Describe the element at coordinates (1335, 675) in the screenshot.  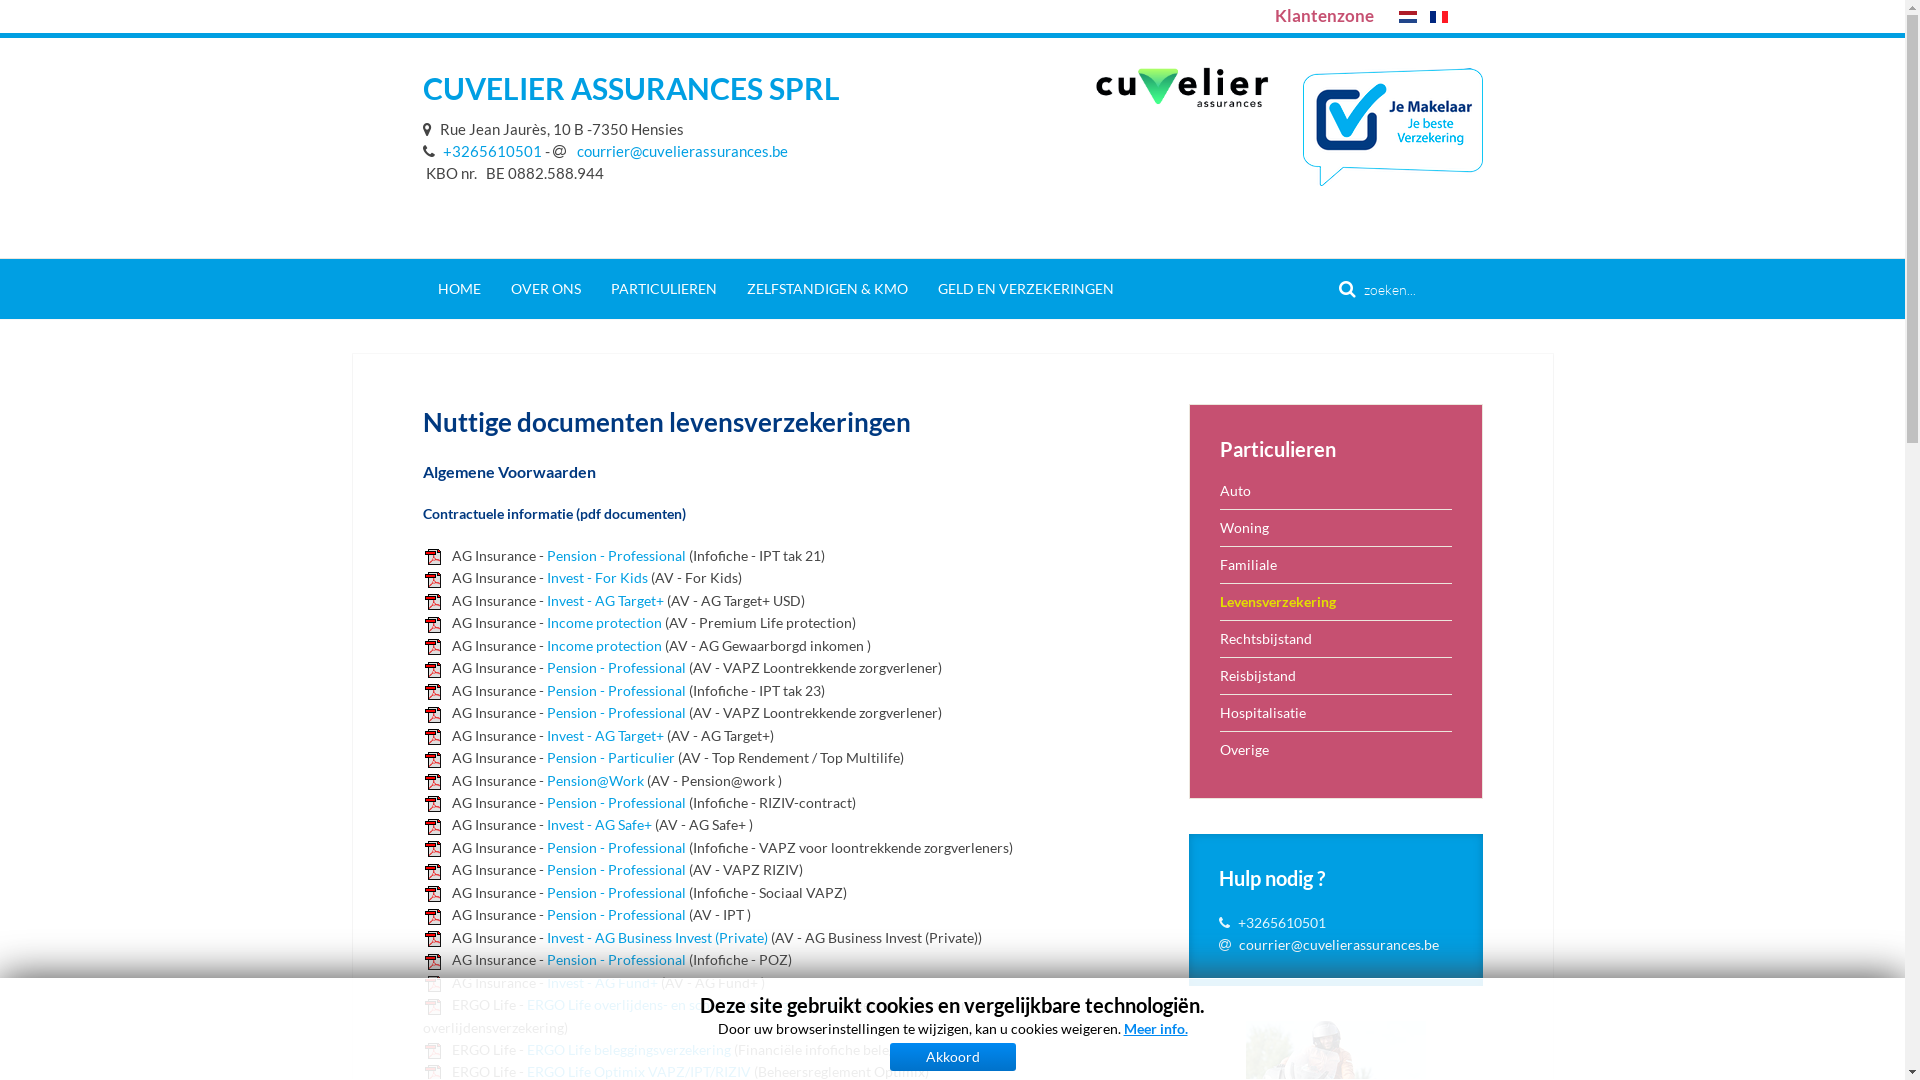
I see `'Reisbijstand'` at that location.